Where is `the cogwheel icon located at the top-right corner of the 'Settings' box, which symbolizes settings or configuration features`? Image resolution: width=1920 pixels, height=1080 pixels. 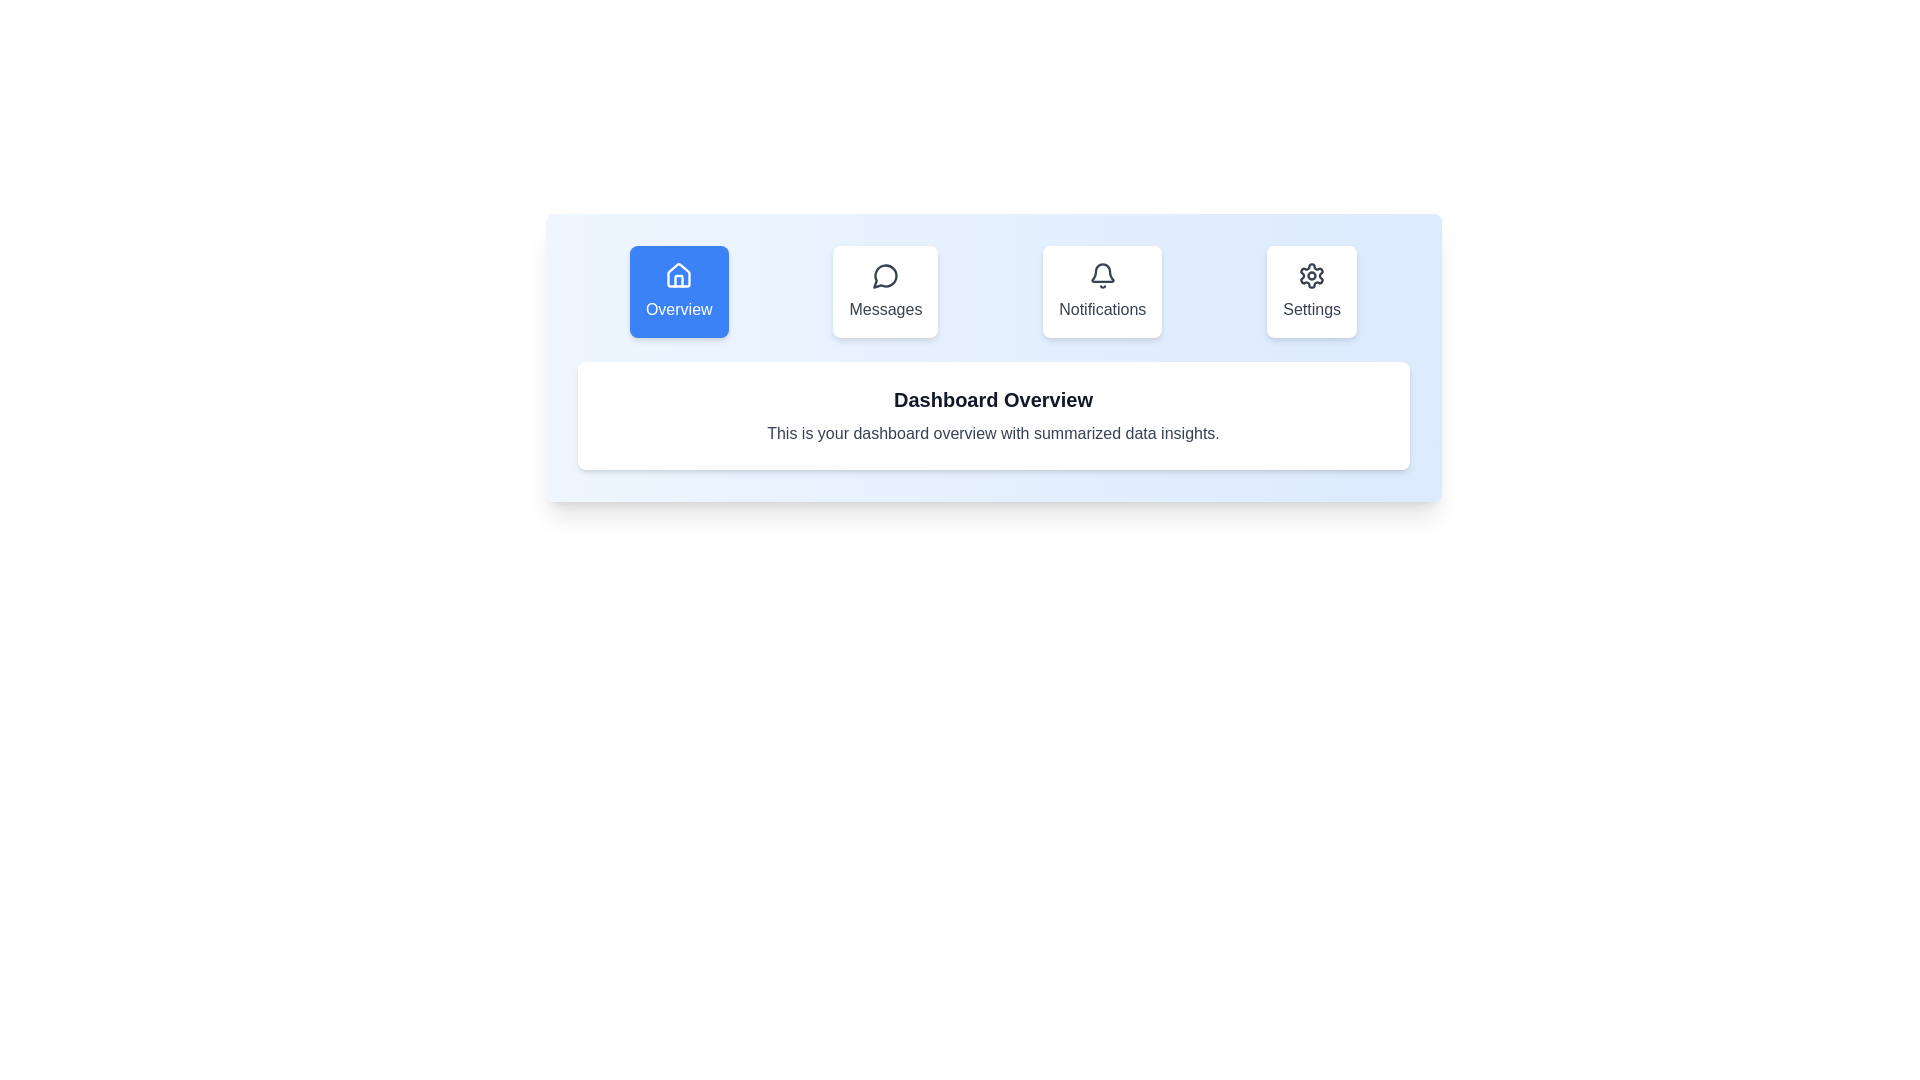 the cogwheel icon located at the top-right corner of the 'Settings' box, which symbolizes settings or configuration features is located at coordinates (1312, 276).